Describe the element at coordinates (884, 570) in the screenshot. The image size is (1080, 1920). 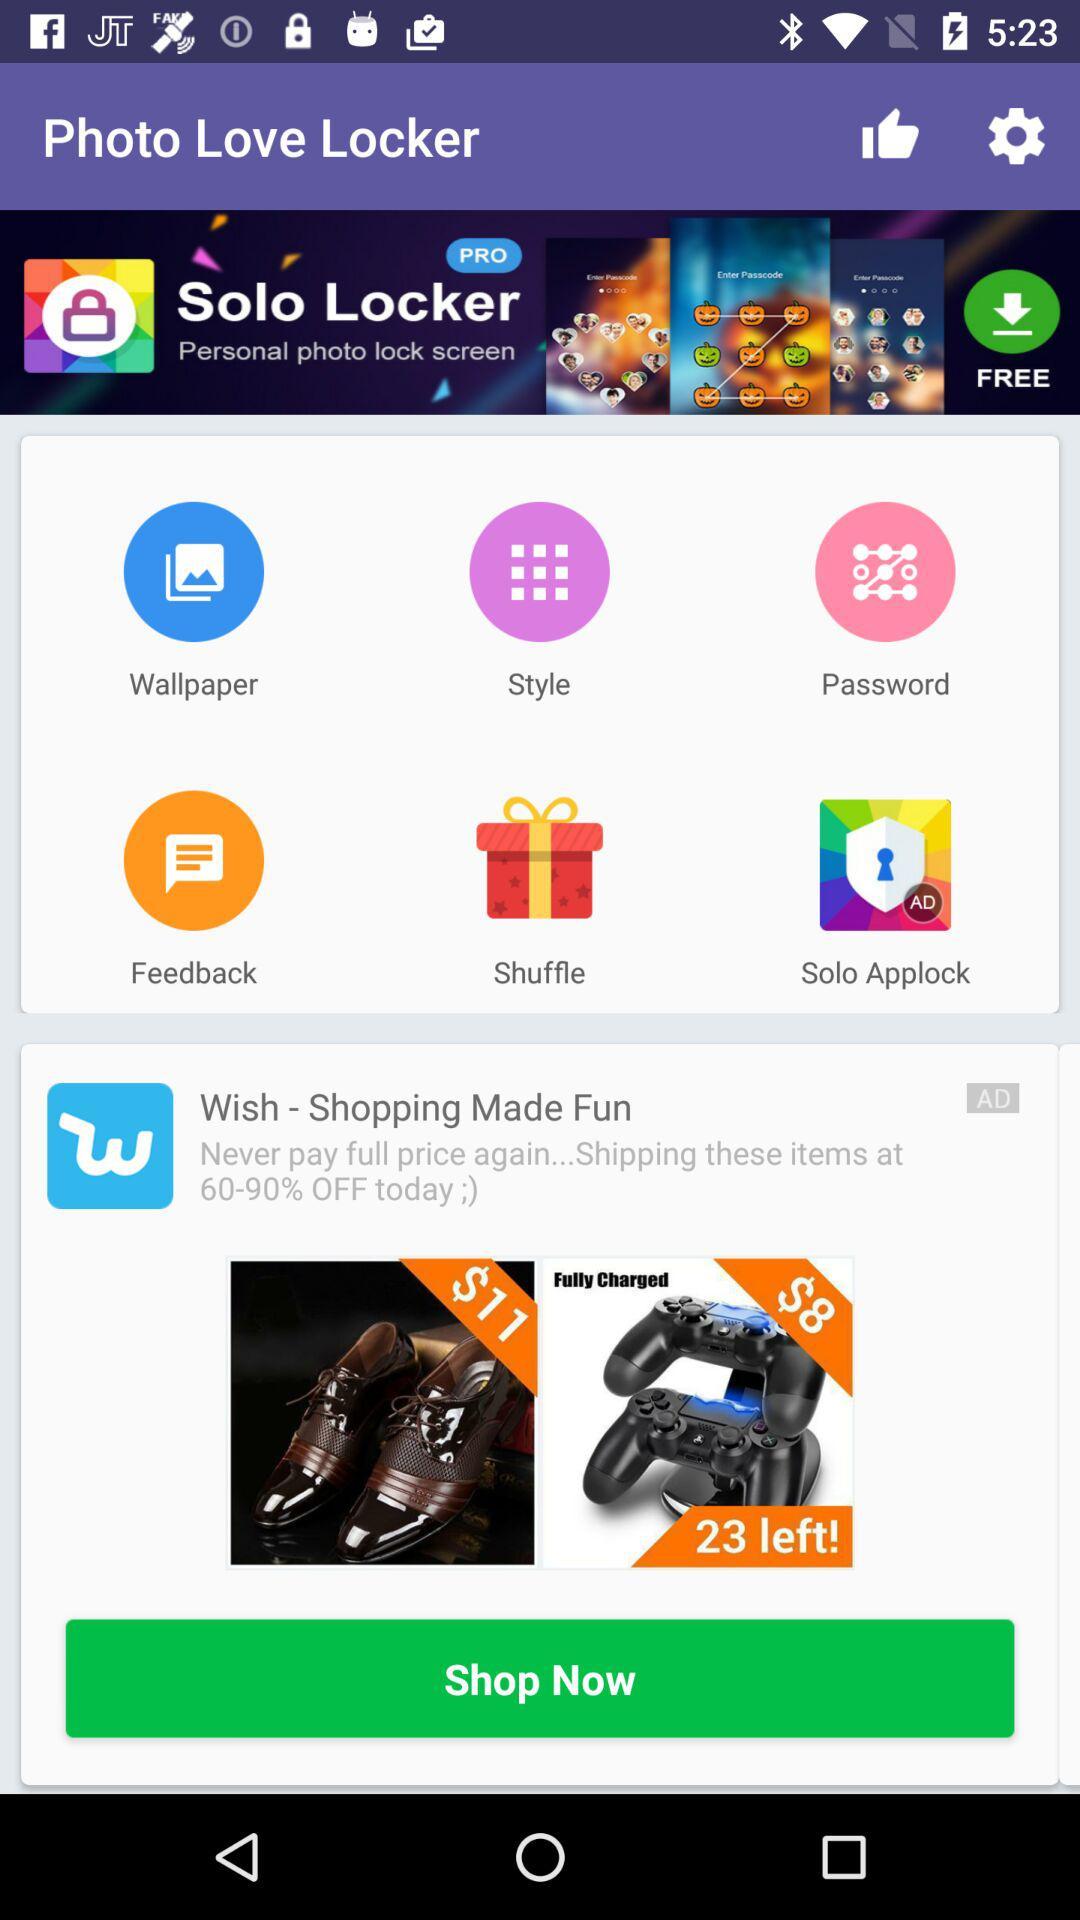
I see `set photo for password screen` at that location.